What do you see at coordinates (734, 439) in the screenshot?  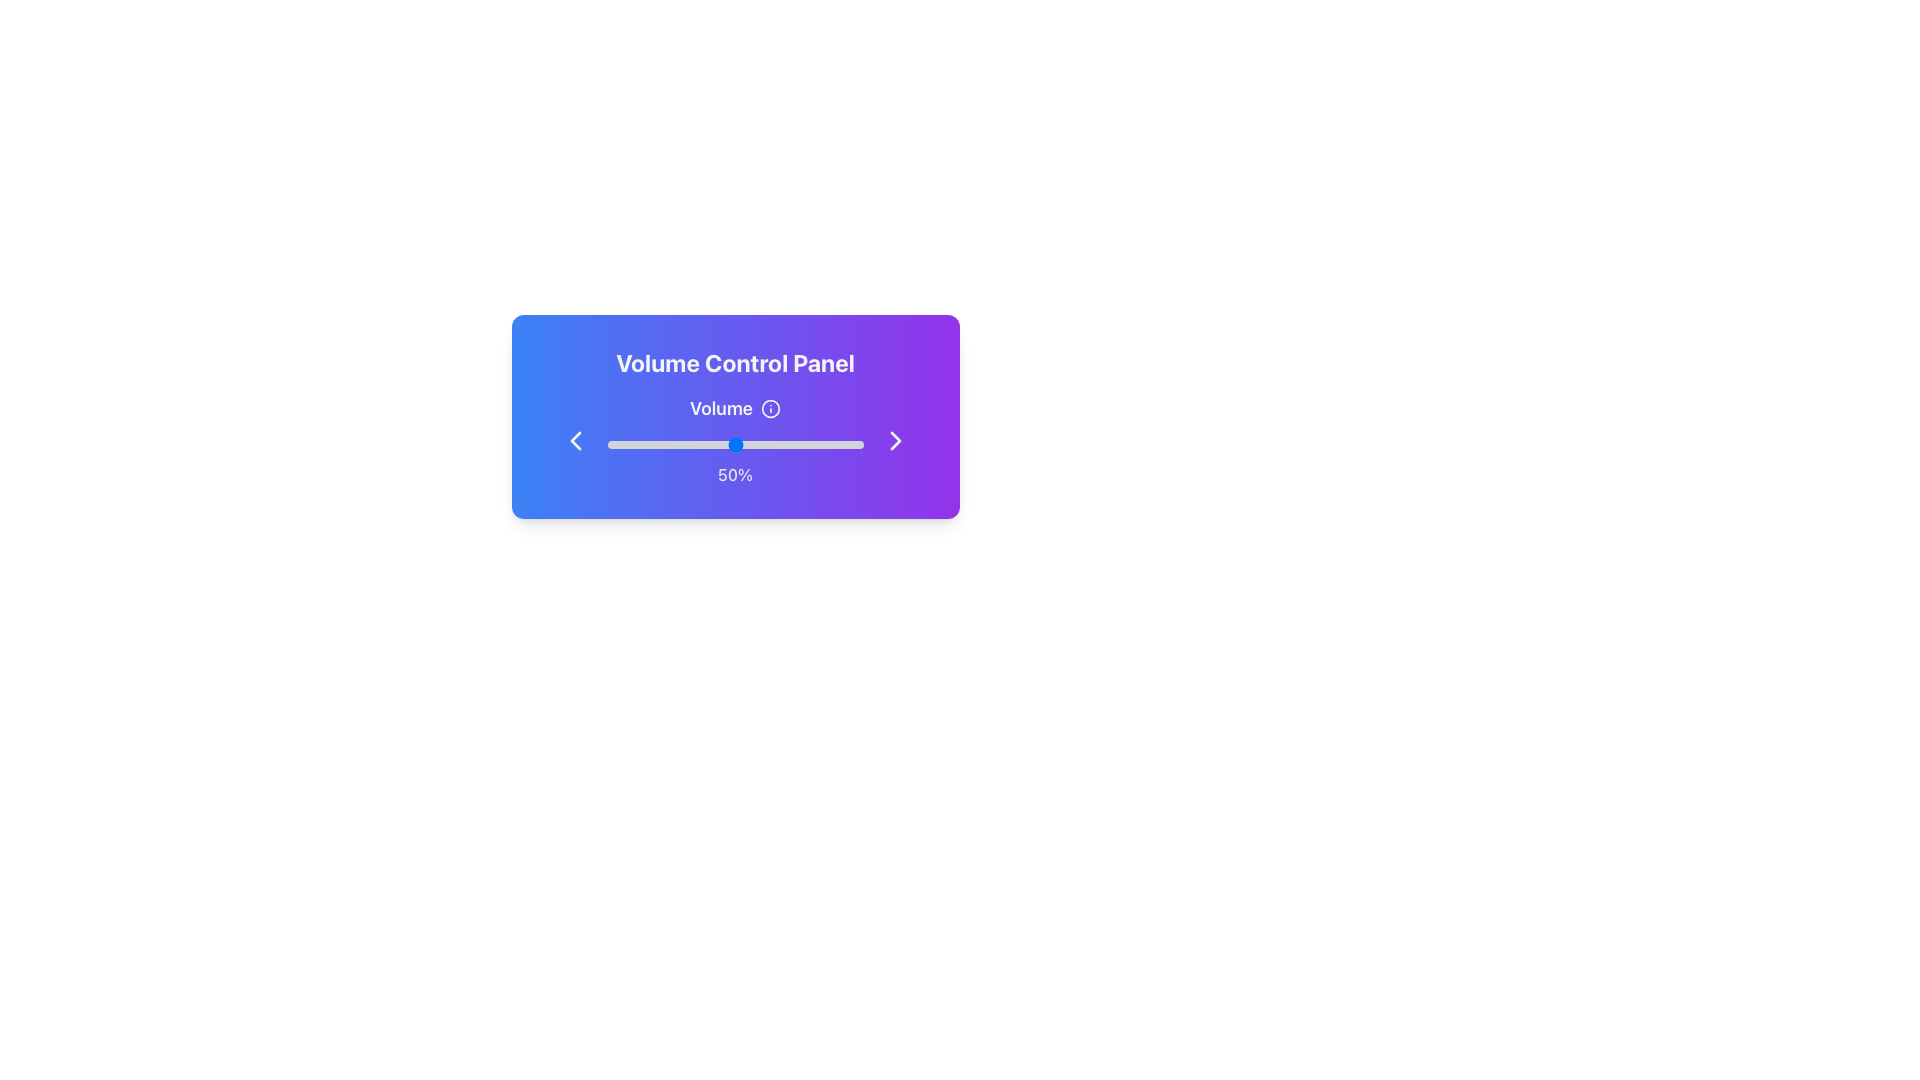 I see `the interactive volume slider located in the Volume Control Panel, which is centered between the text 'Volume' and the percentage indicator '50%'` at bounding box center [734, 439].